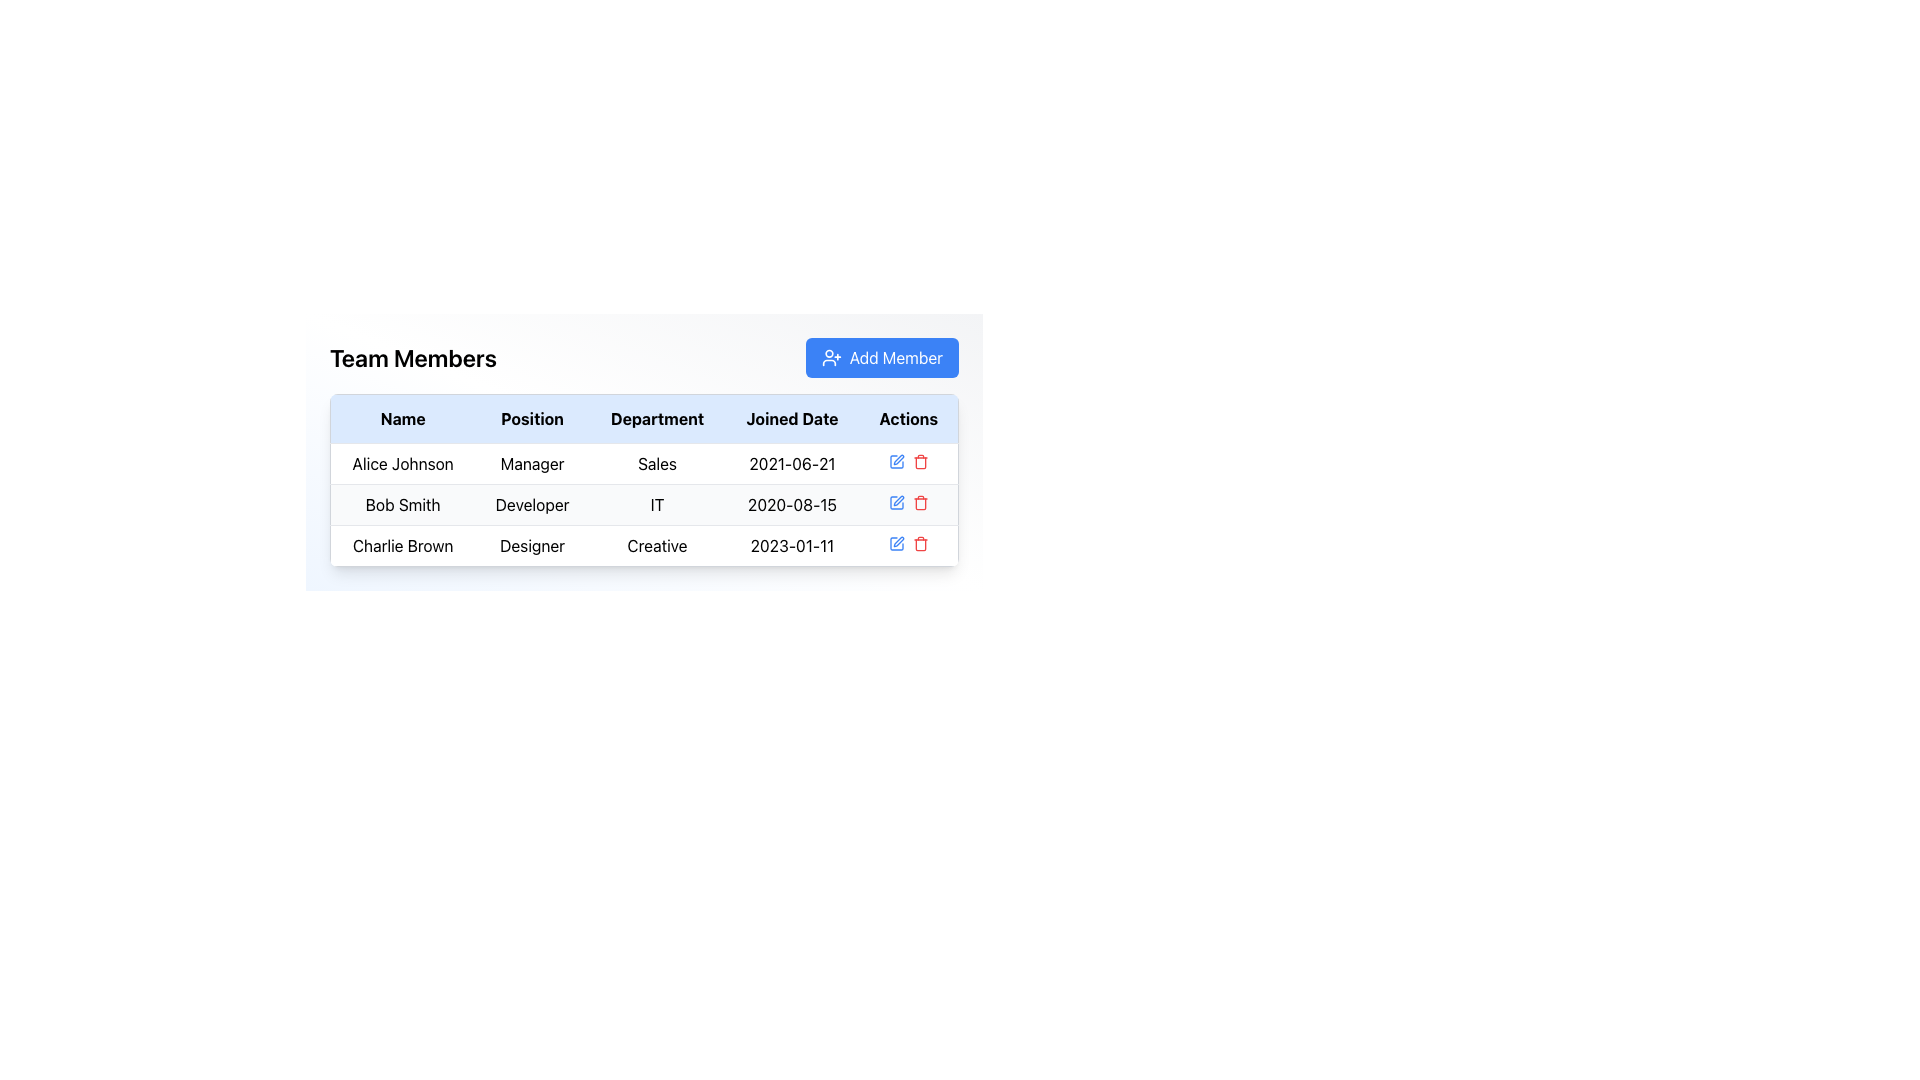 This screenshot has height=1080, width=1920. What do you see at coordinates (895, 357) in the screenshot?
I see `the label inside the button that allows user interaction to add a member to a list or group, located towards the top-right corner of the 'Team Members' section, centered within the rectangular blue button` at bounding box center [895, 357].